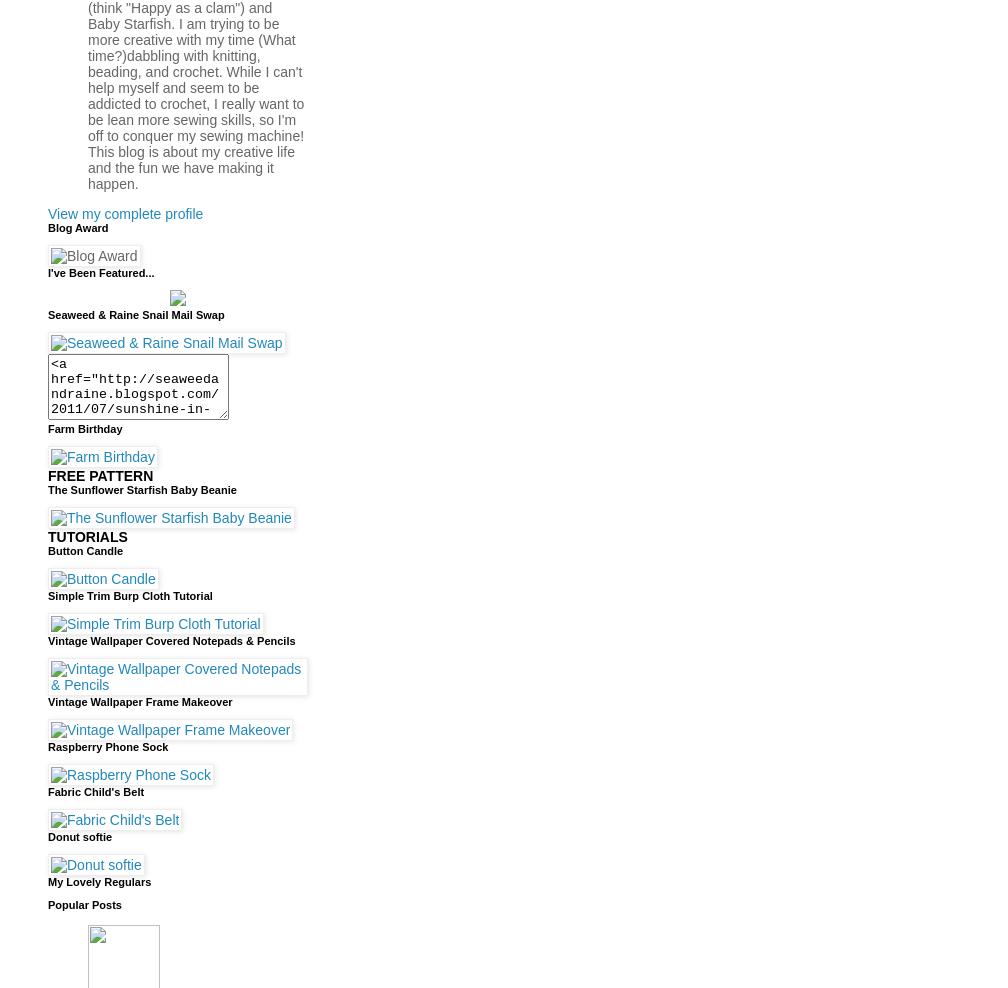 Image resolution: width=1008 pixels, height=988 pixels. What do you see at coordinates (80, 836) in the screenshot?
I see `'Donut softie'` at bounding box center [80, 836].